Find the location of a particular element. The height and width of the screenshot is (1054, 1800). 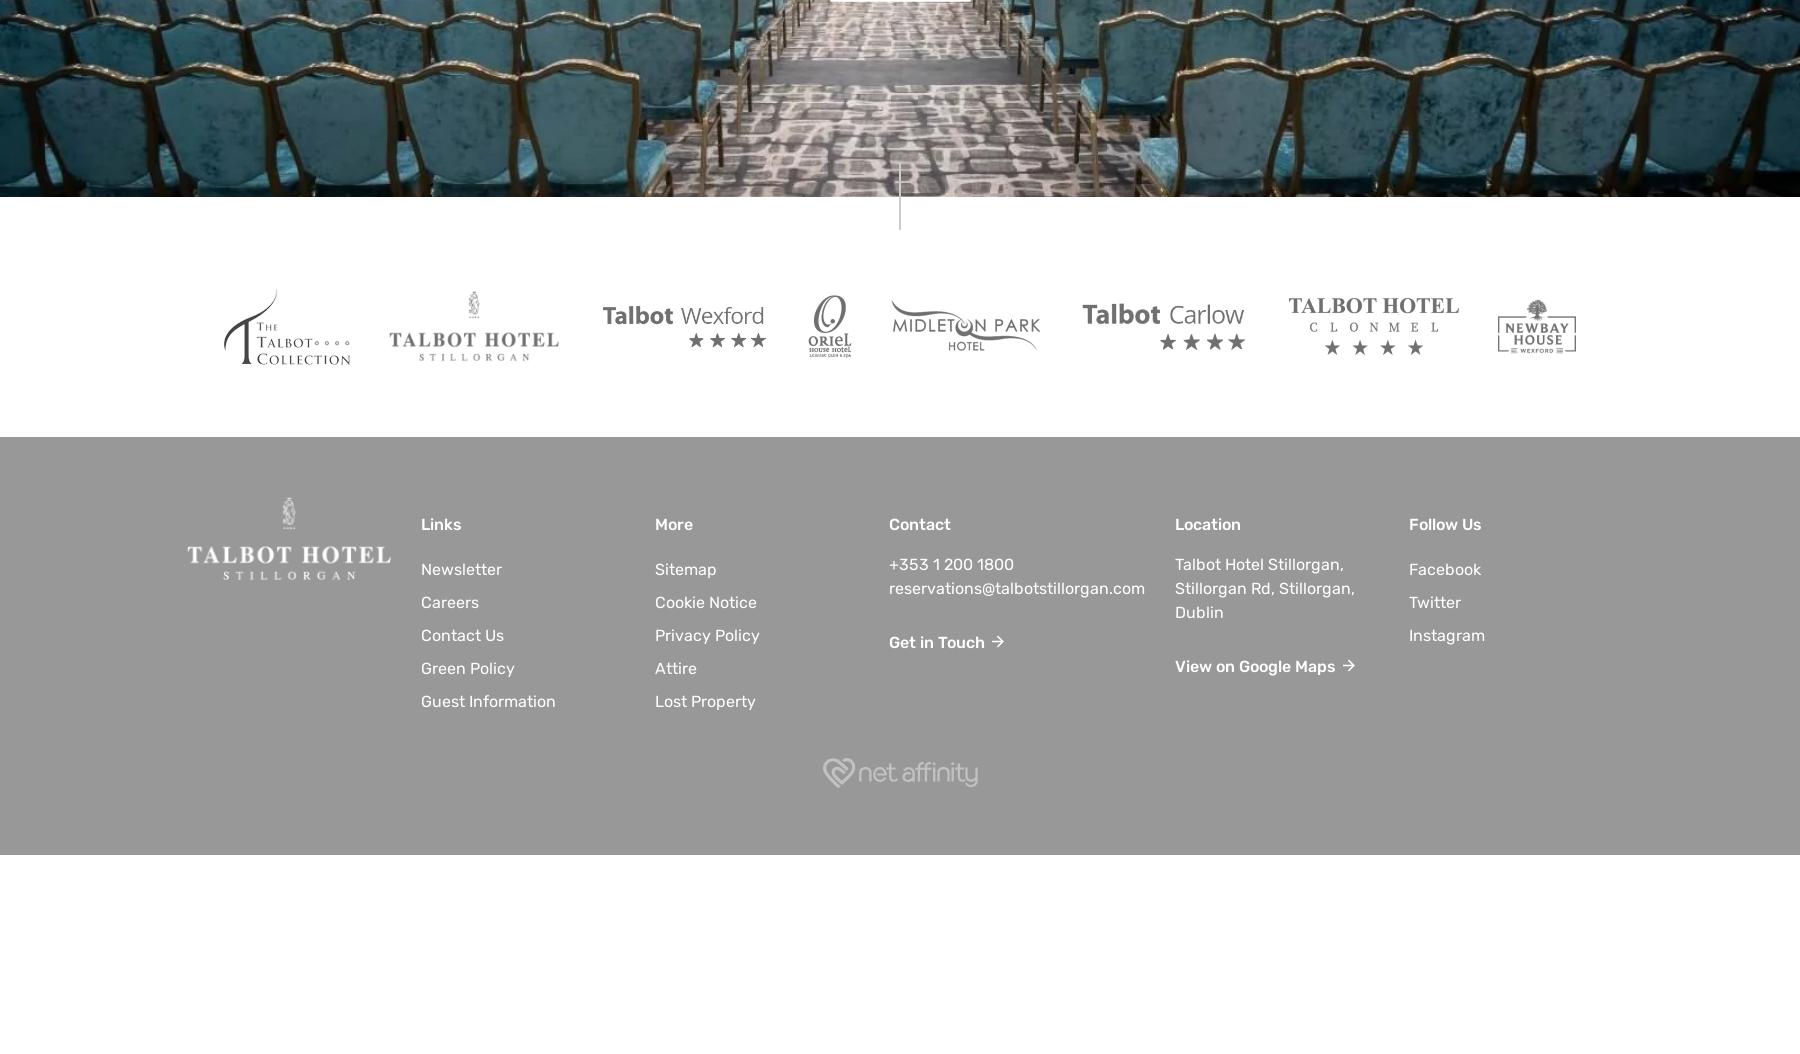

'2023' is located at coordinates (17, 925).